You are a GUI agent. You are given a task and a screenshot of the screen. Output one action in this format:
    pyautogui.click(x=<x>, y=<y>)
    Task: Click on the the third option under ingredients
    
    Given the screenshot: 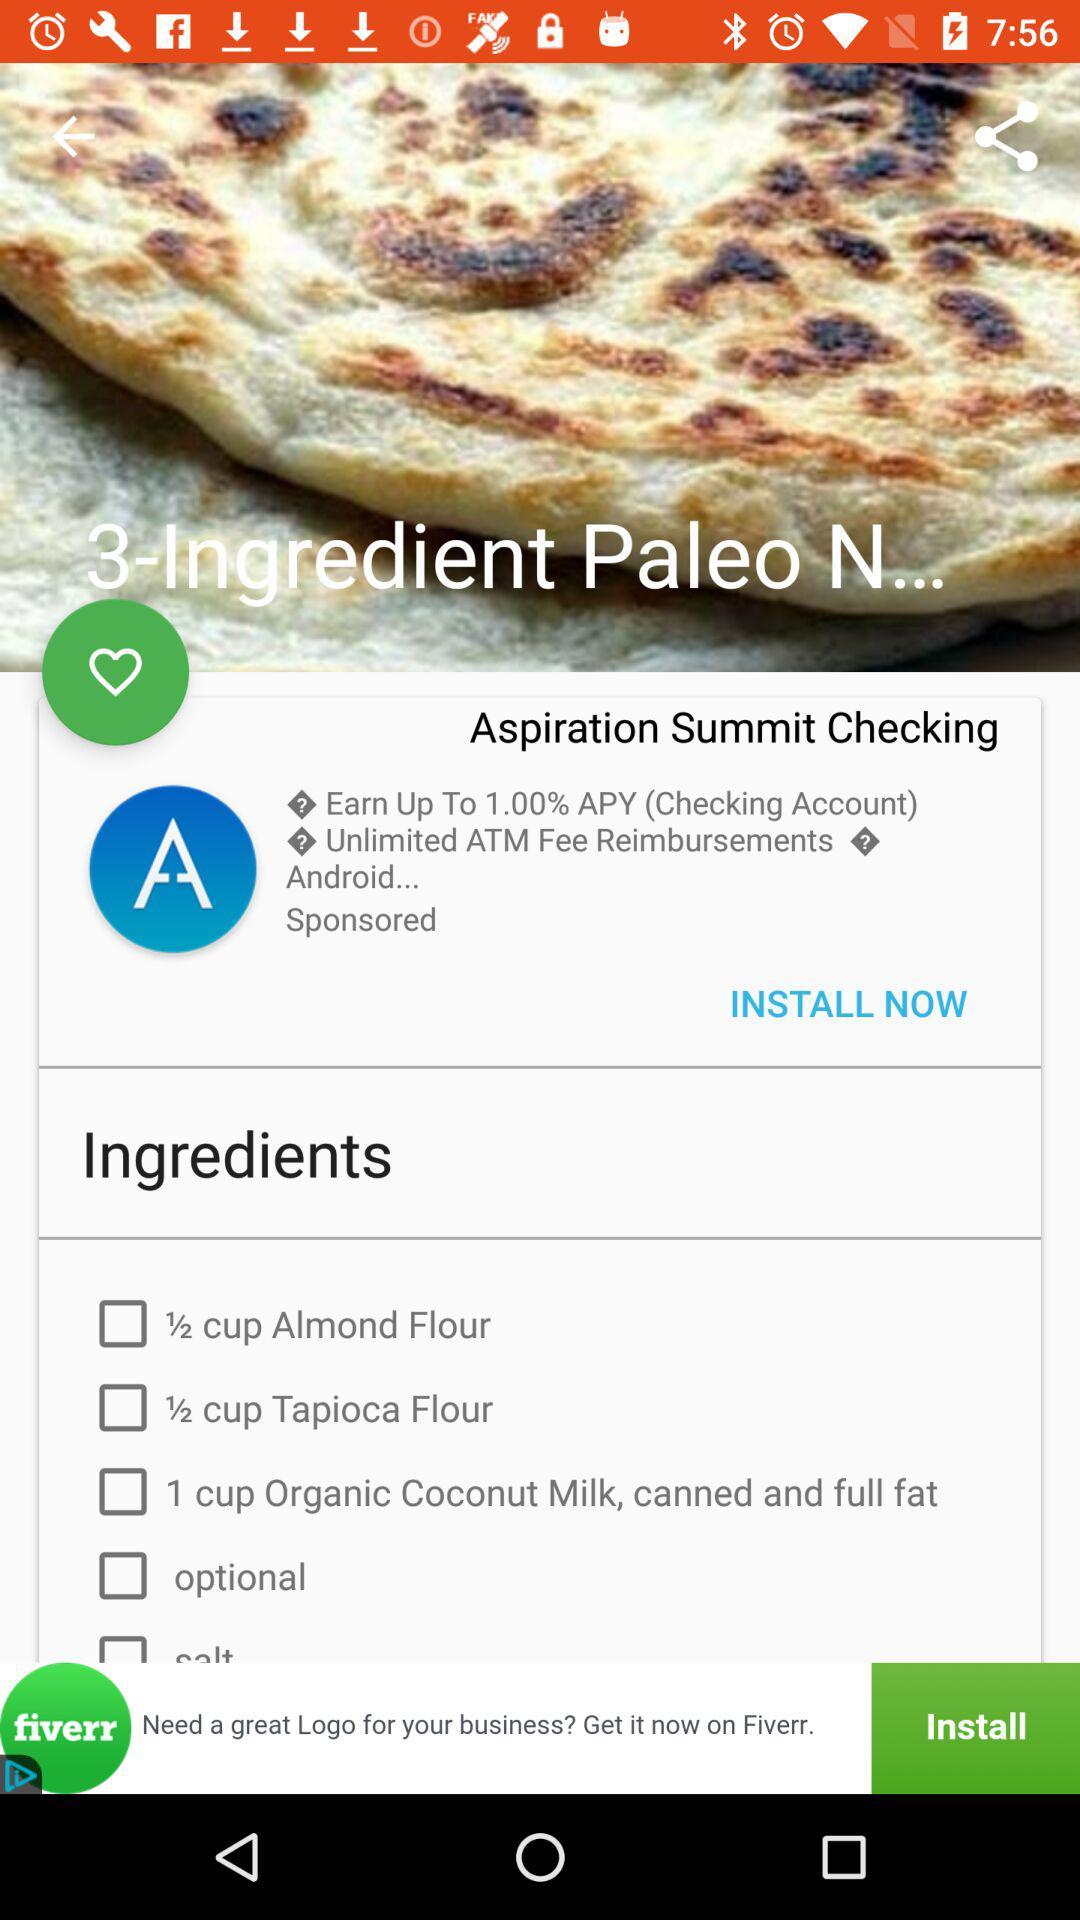 What is the action you would take?
    pyautogui.click(x=540, y=1492)
    